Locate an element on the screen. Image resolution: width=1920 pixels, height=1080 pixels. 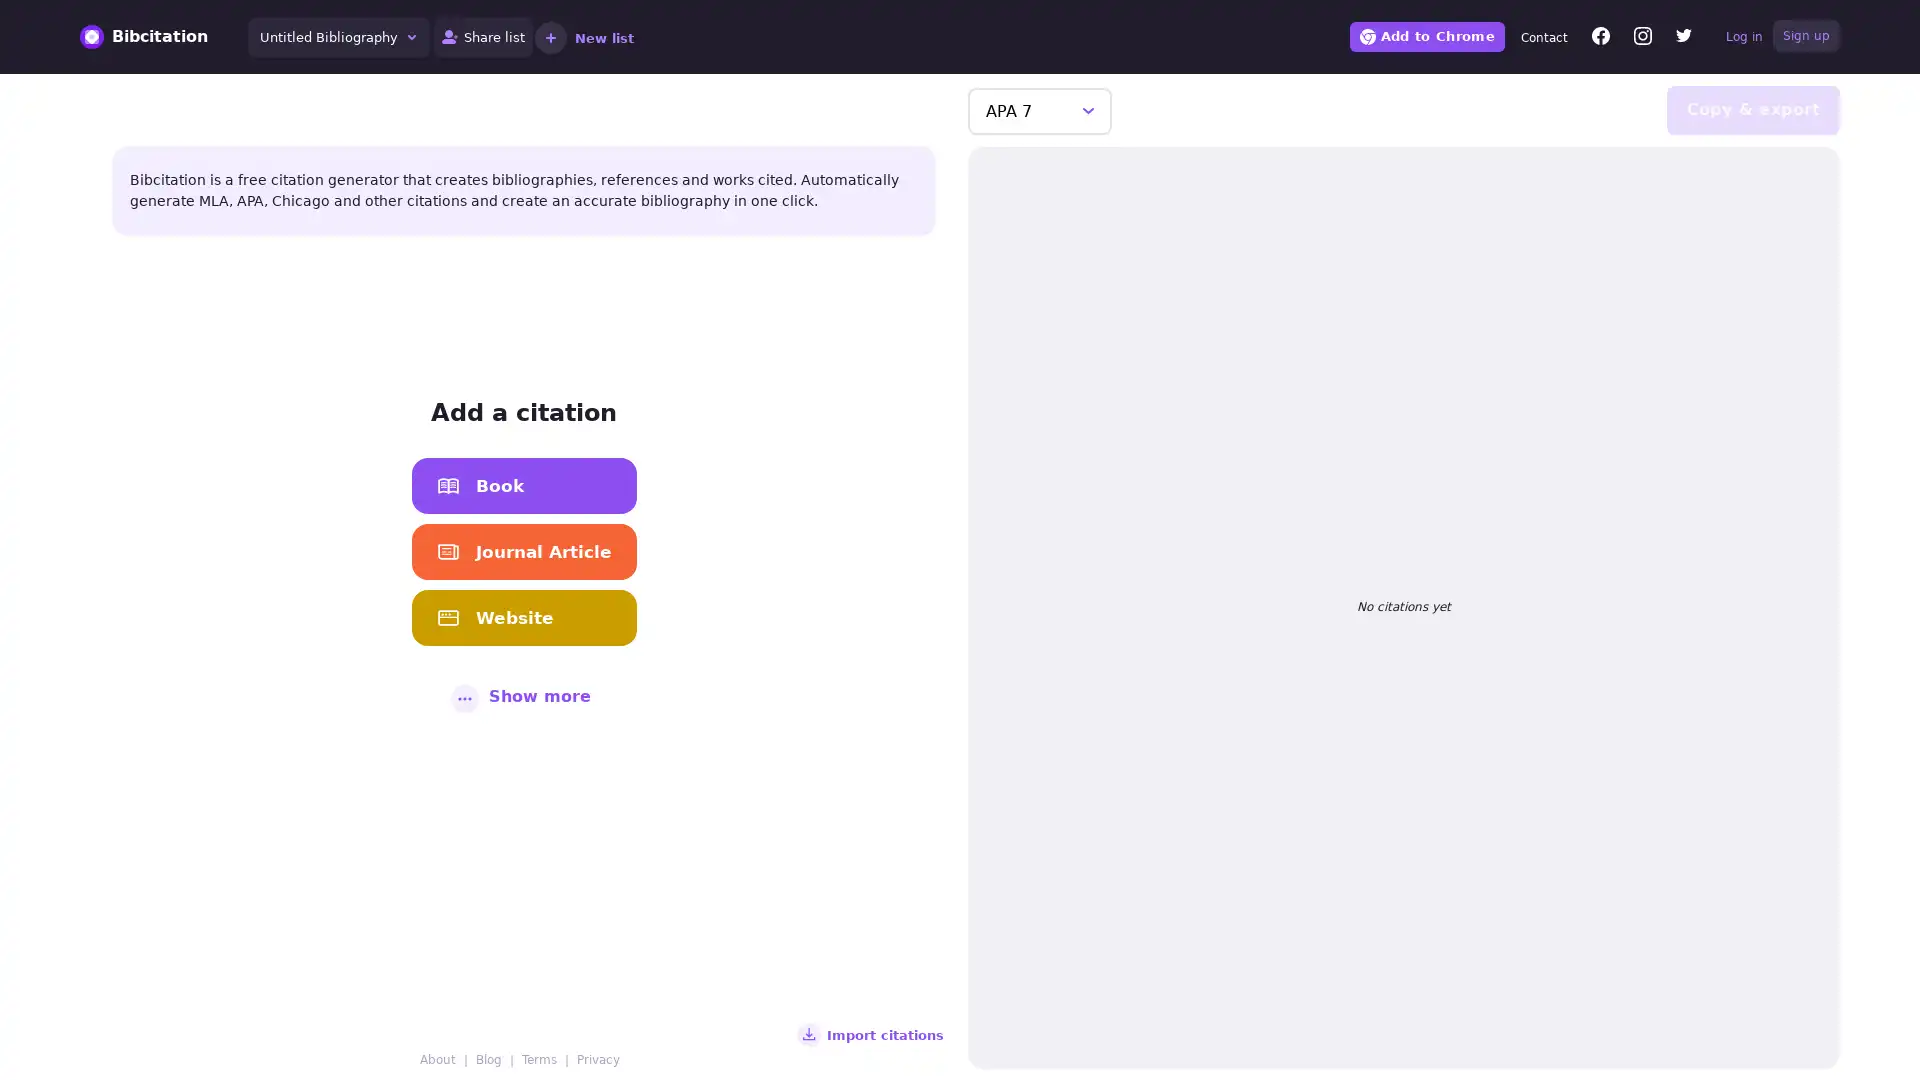
Untitled Bibliography is located at coordinates (339, 37).